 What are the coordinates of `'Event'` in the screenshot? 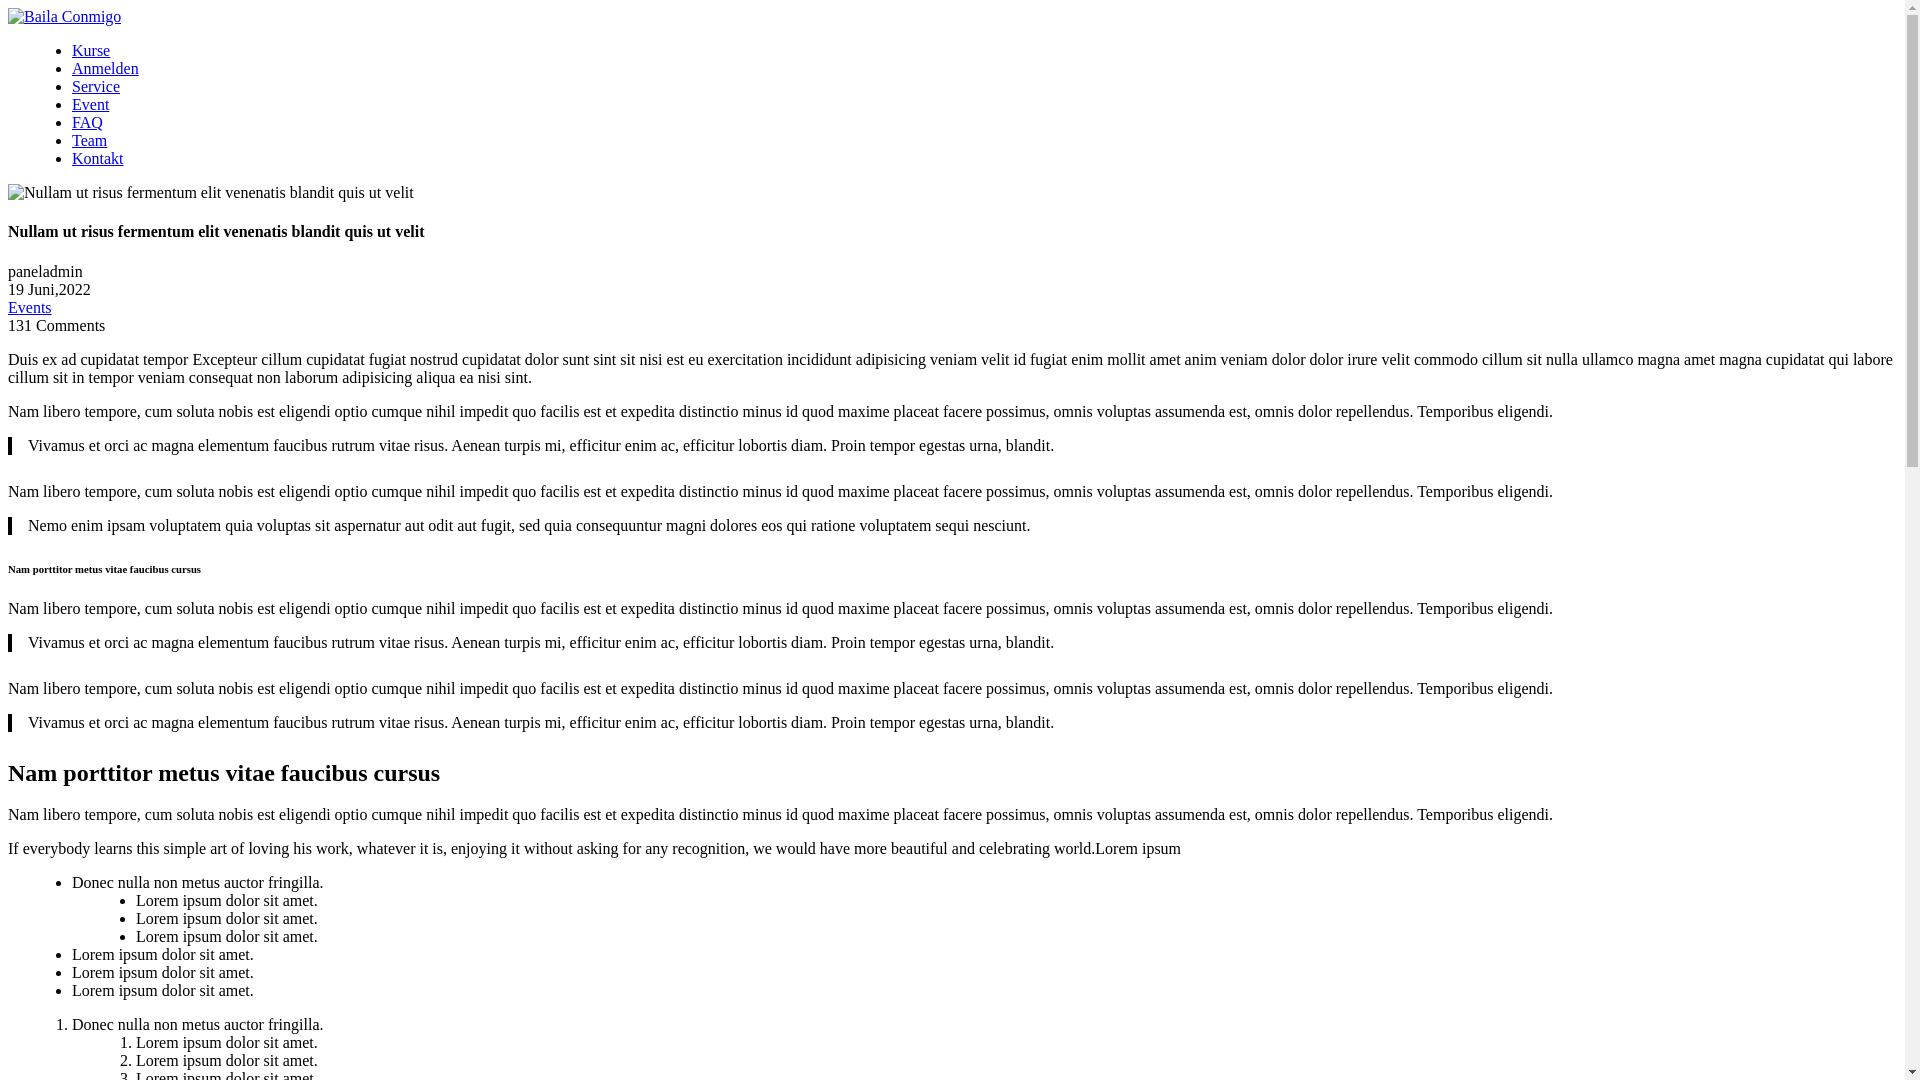 It's located at (72, 104).